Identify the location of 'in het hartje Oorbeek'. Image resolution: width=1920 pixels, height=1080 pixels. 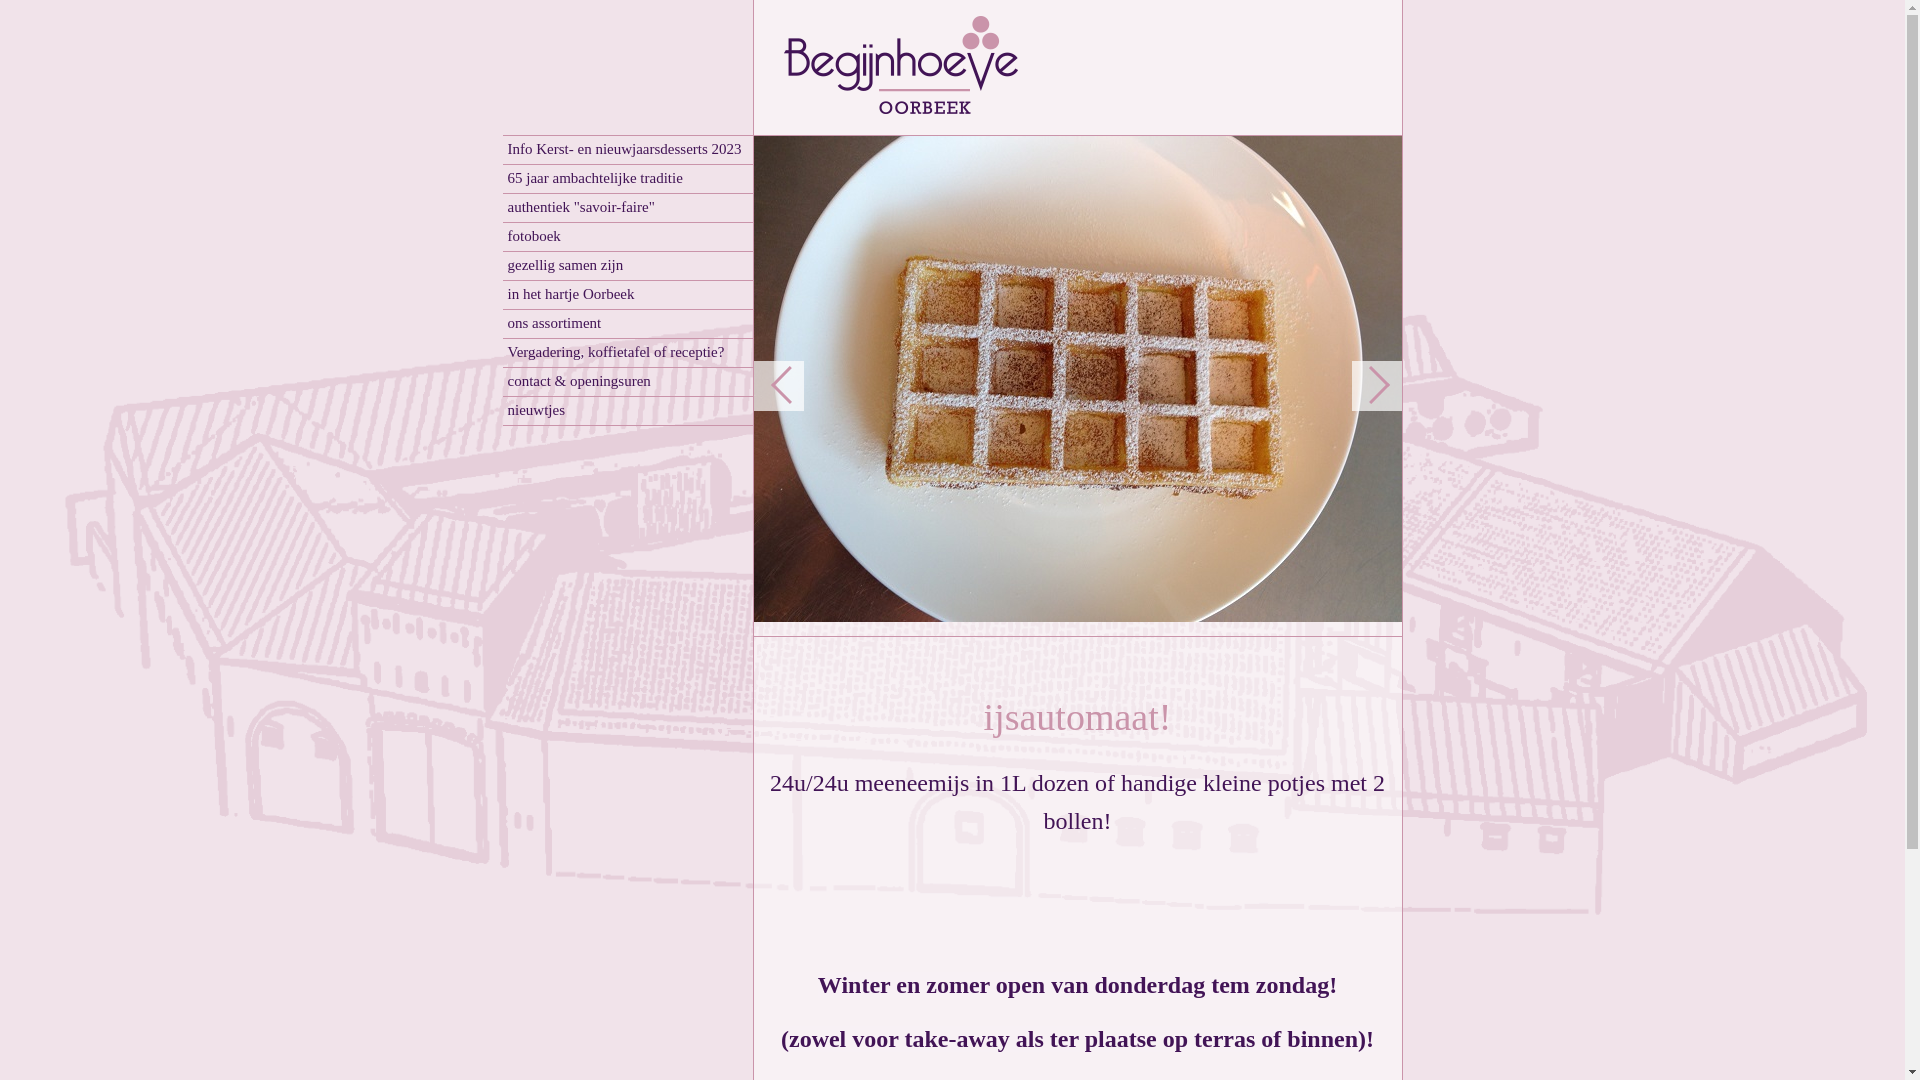
(502, 295).